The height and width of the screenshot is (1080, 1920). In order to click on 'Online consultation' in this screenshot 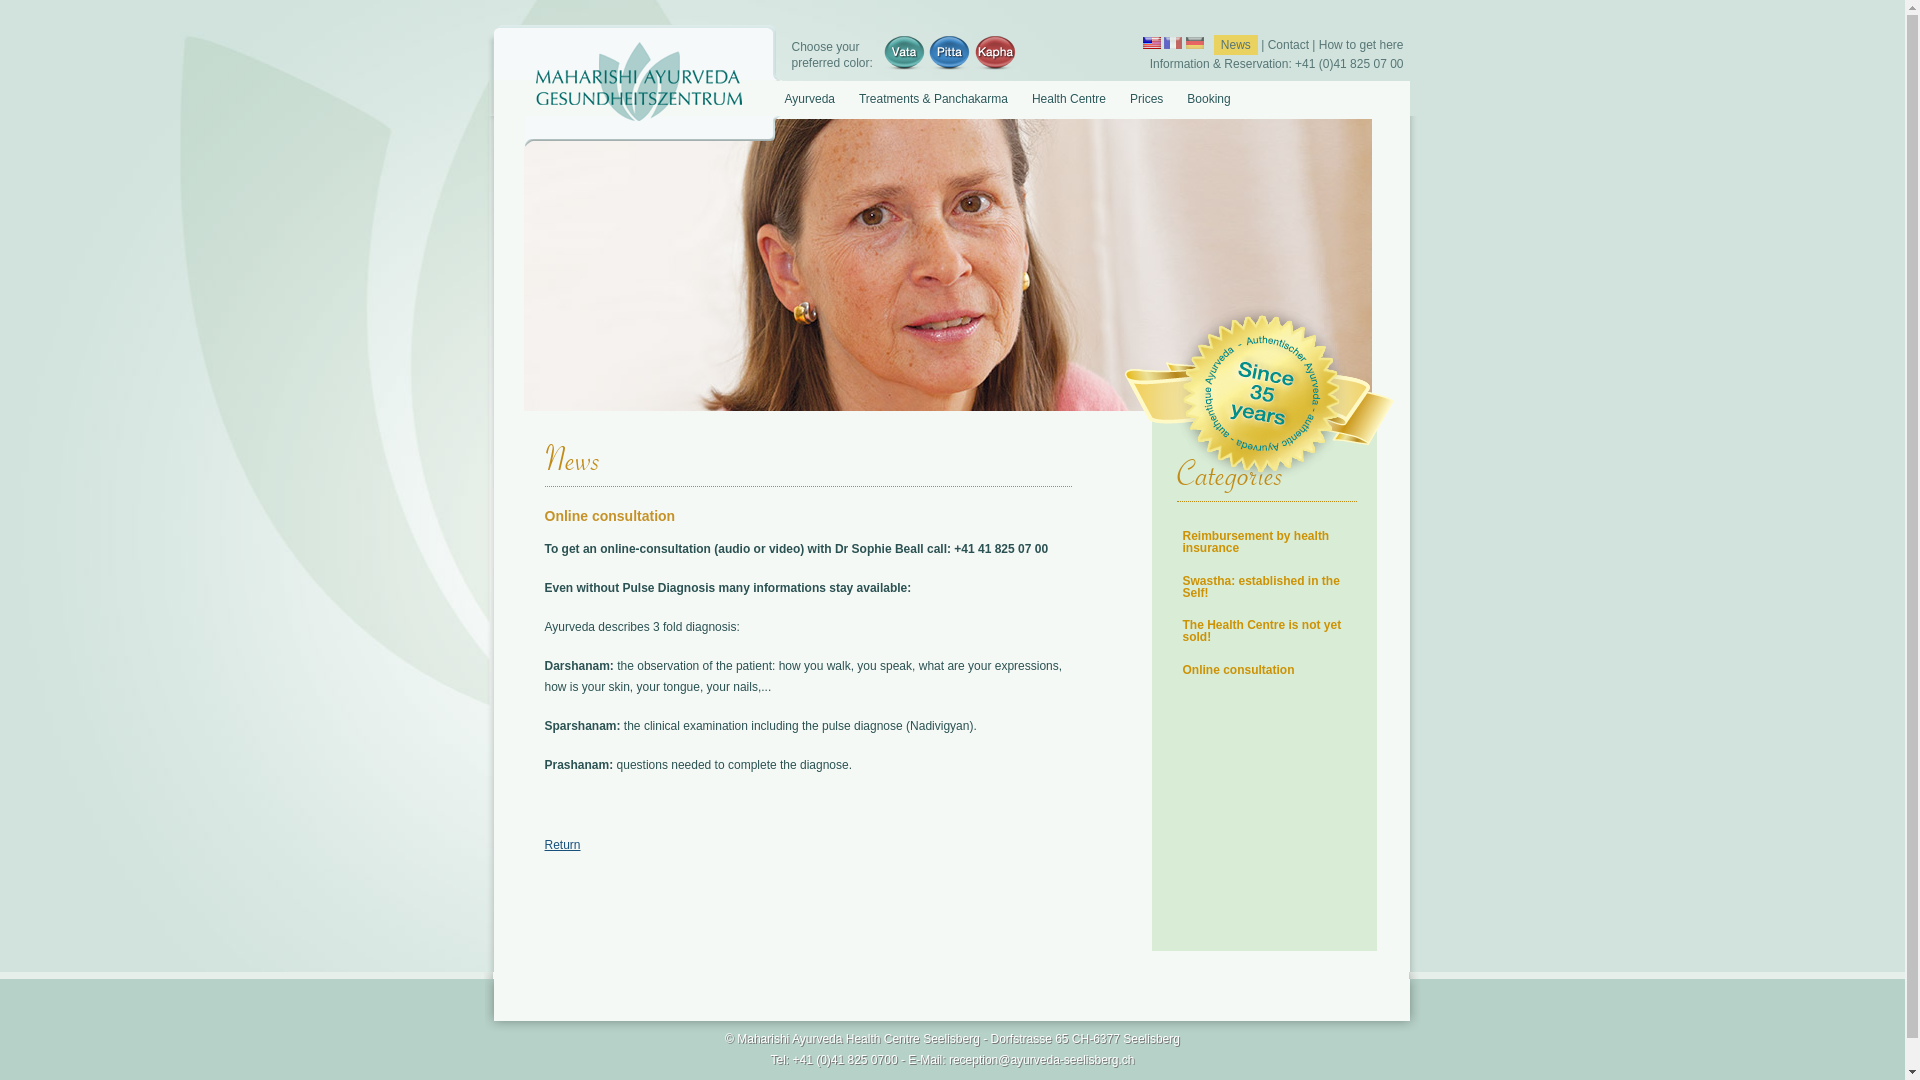, I will do `click(1237, 670)`.